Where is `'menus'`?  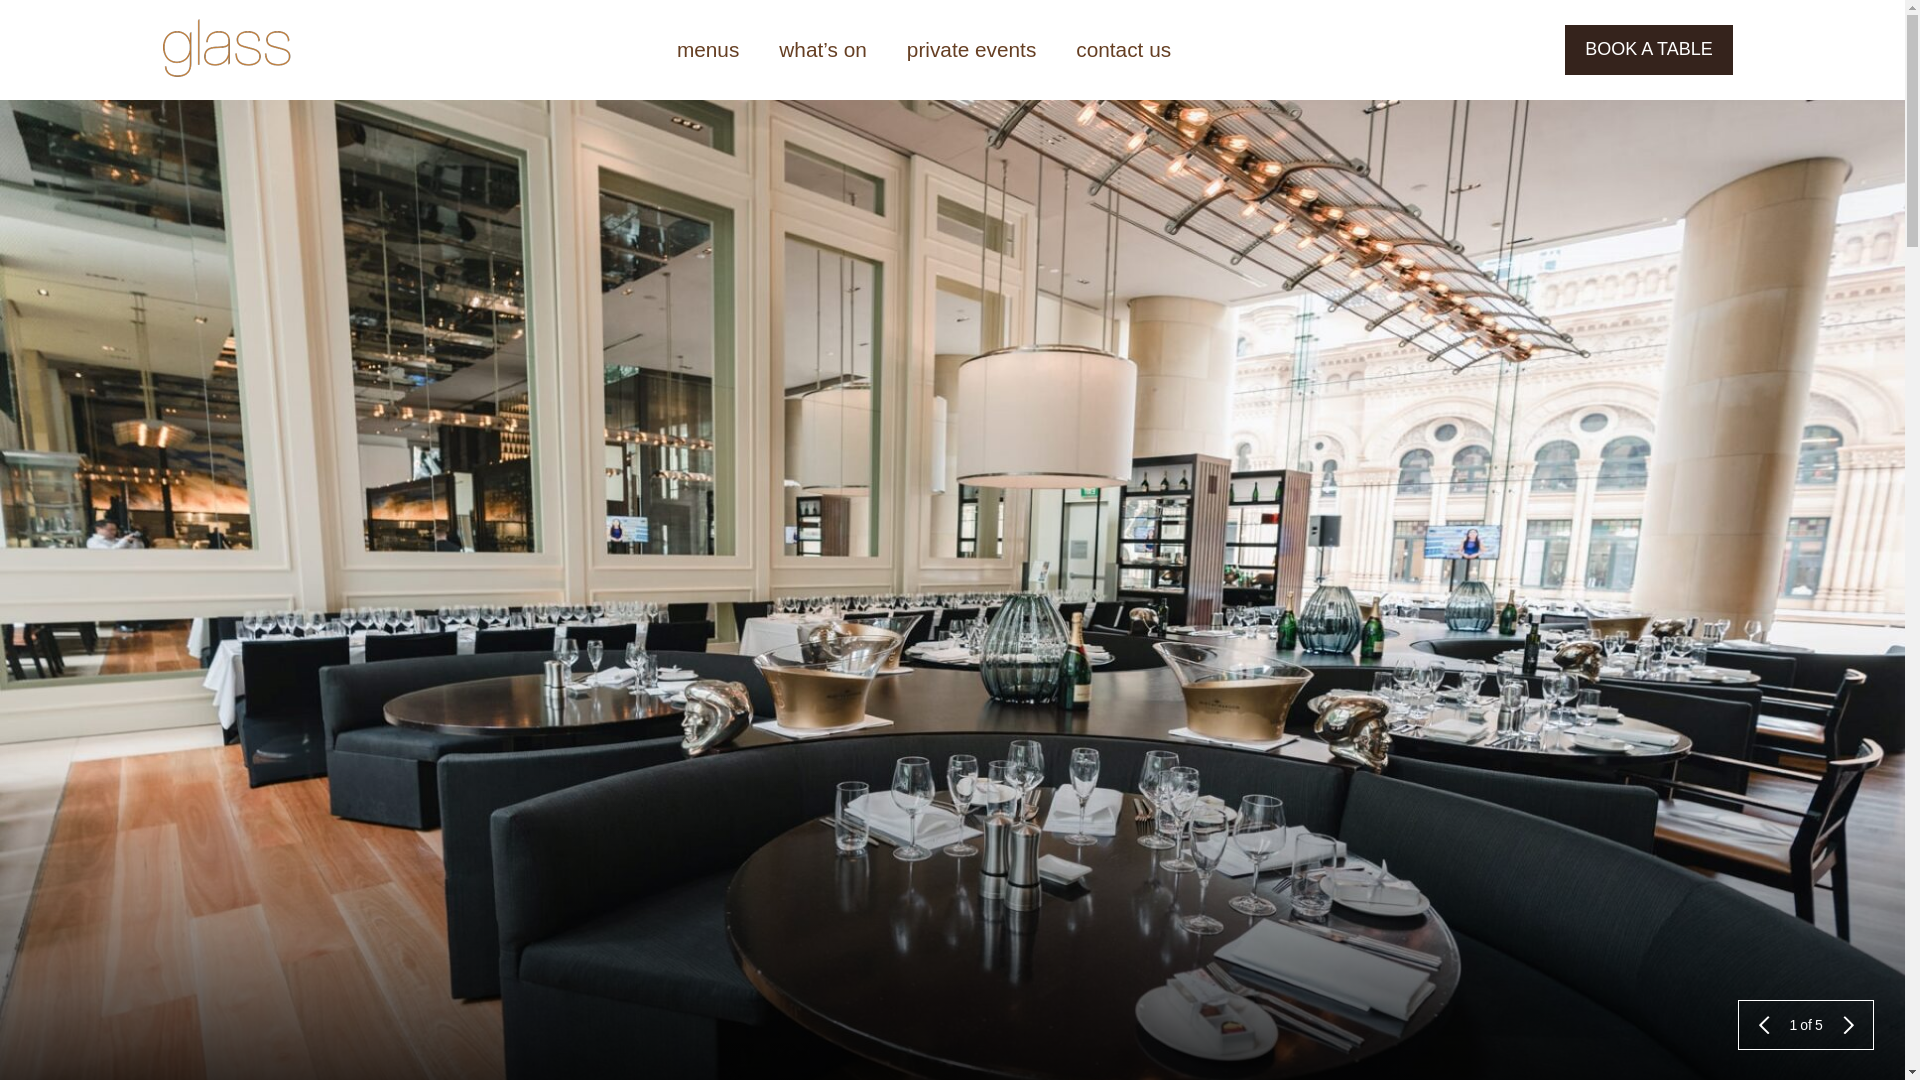 'menus' is located at coordinates (708, 49).